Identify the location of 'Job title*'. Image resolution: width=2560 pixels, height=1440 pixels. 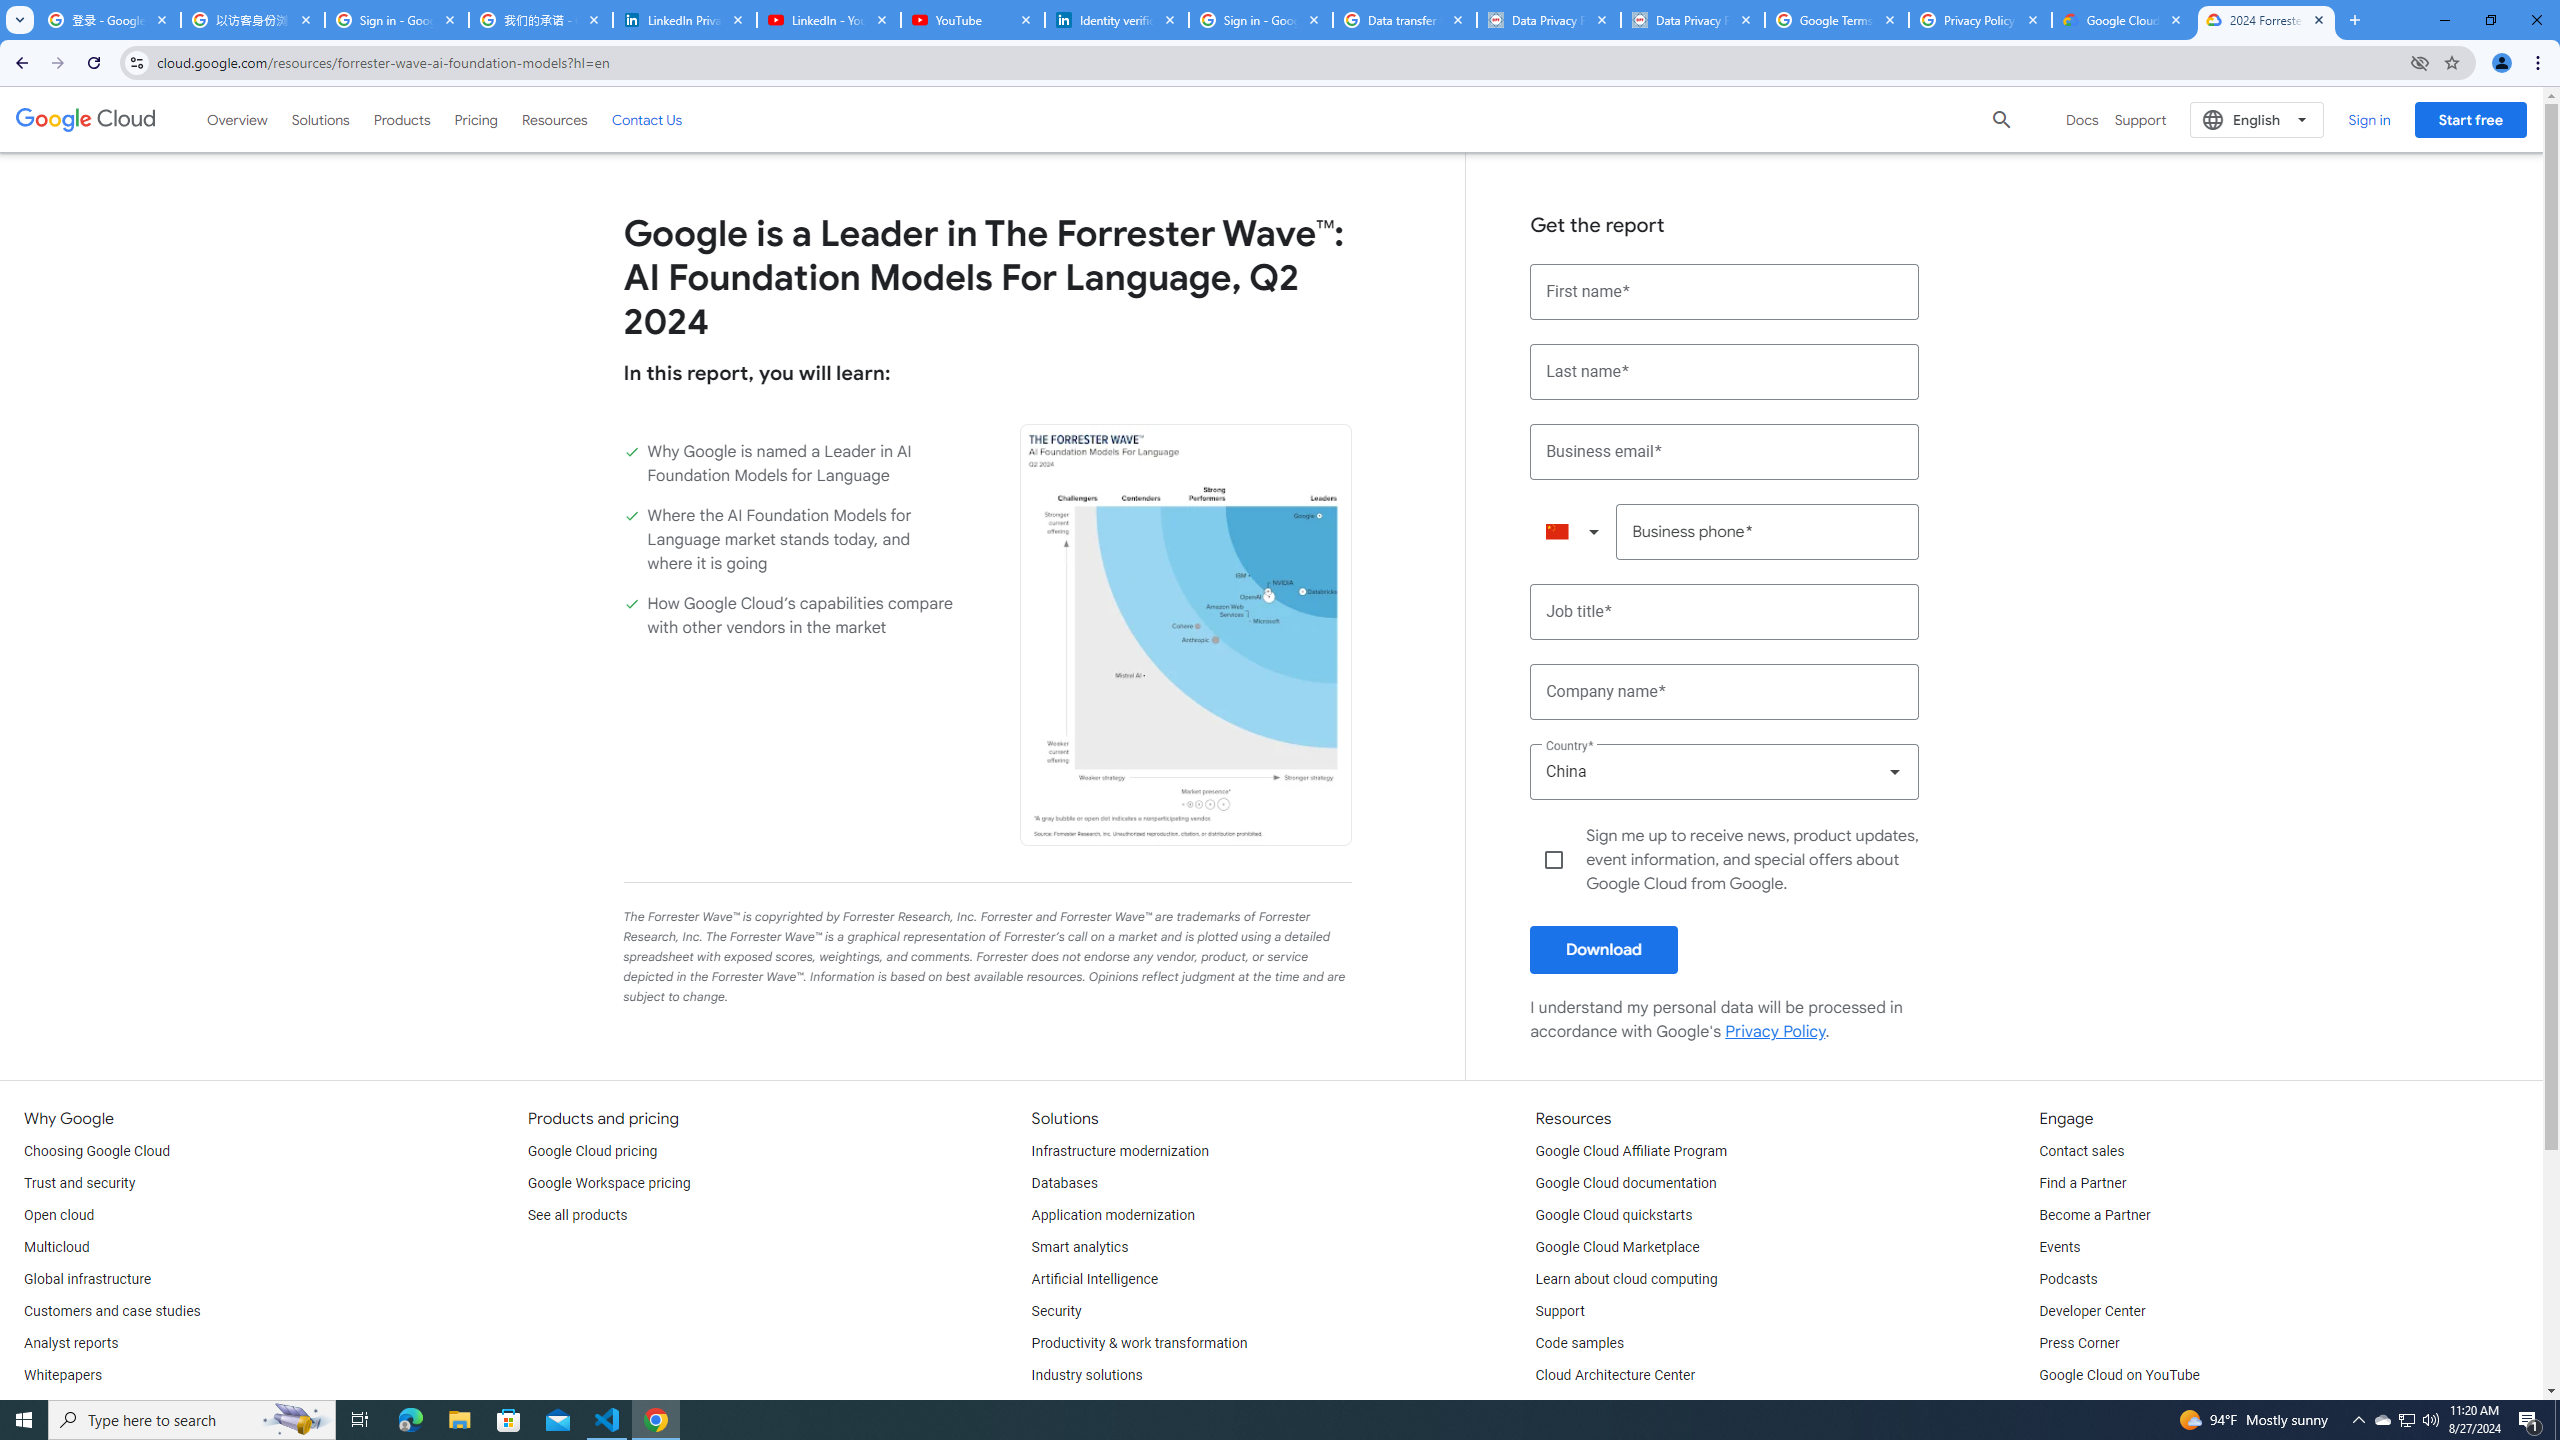
(1724, 612).